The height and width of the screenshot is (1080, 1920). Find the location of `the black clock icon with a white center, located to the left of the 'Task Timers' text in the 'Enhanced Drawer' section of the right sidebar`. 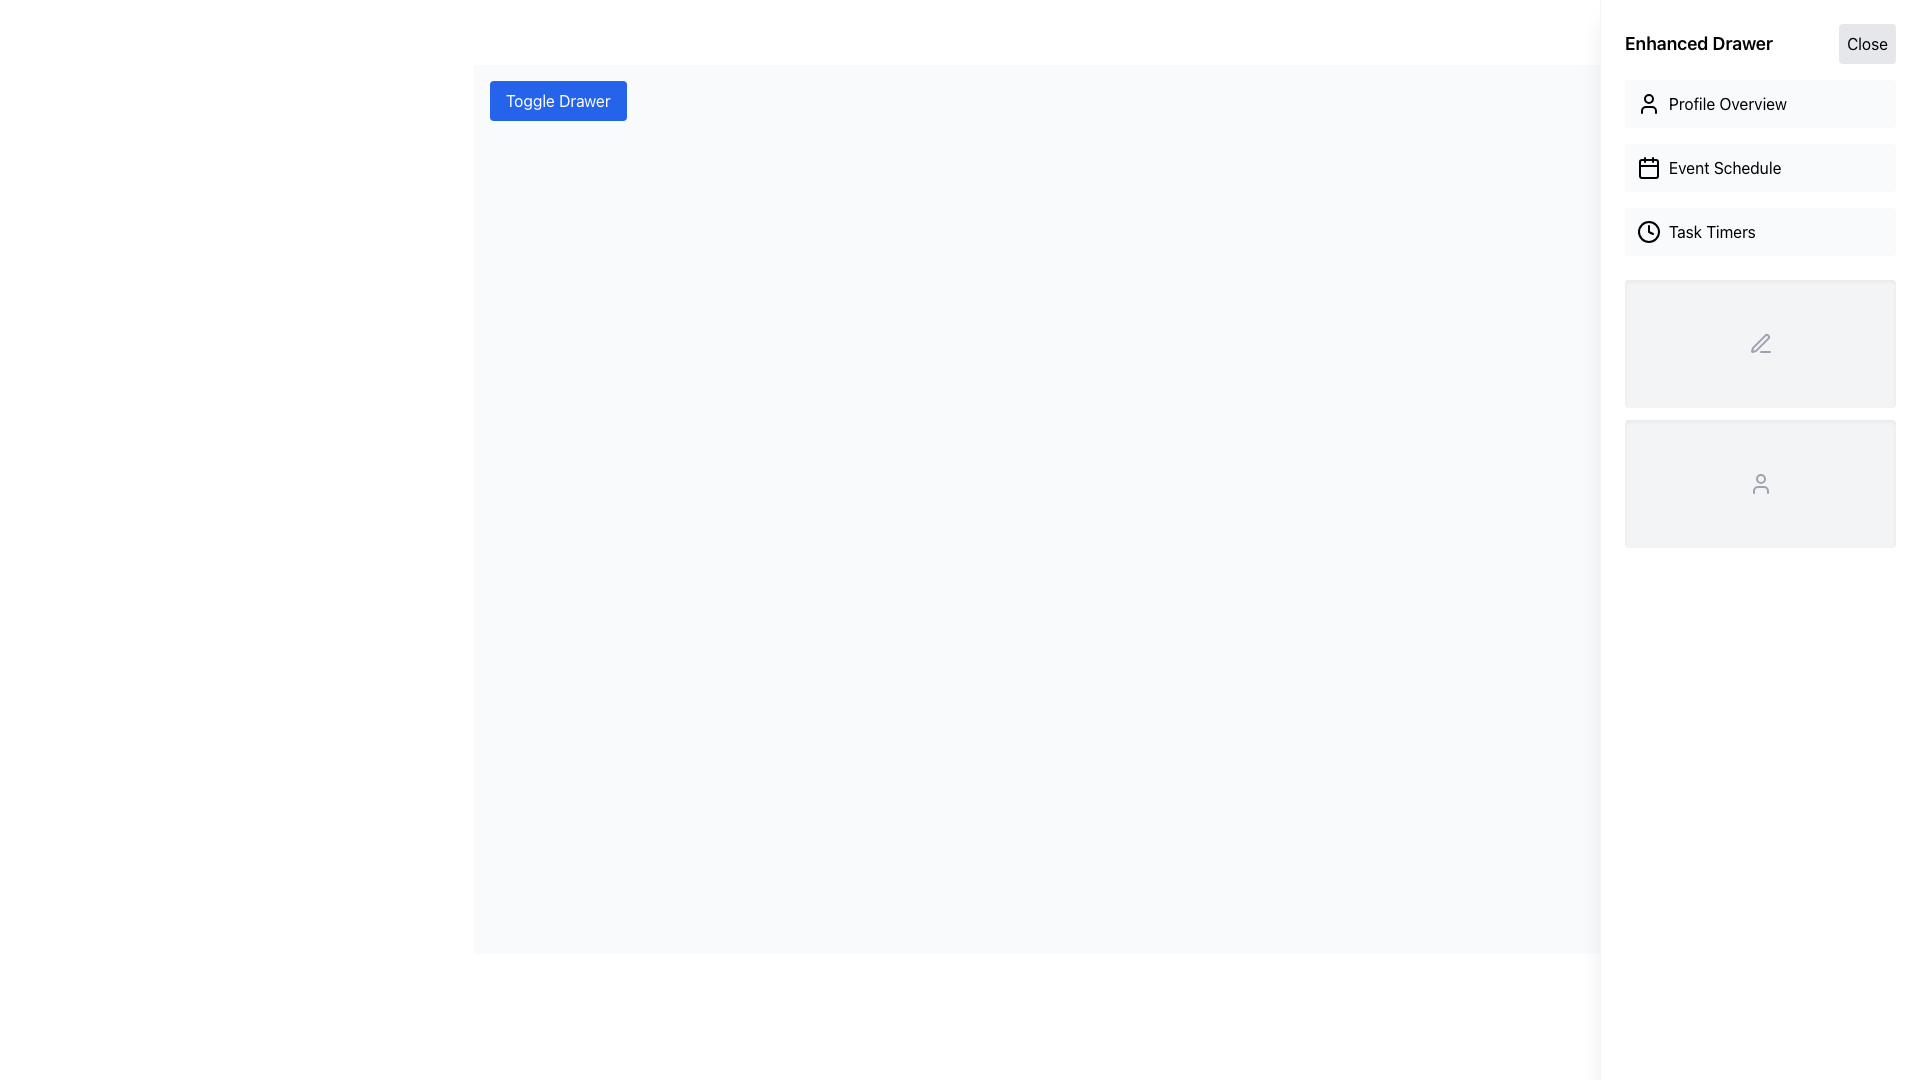

the black clock icon with a white center, located to the left of the 'Task Timers' text in the 'Enhanced Drawer' section of the right sidebar is located at coordinates (1649, 230).